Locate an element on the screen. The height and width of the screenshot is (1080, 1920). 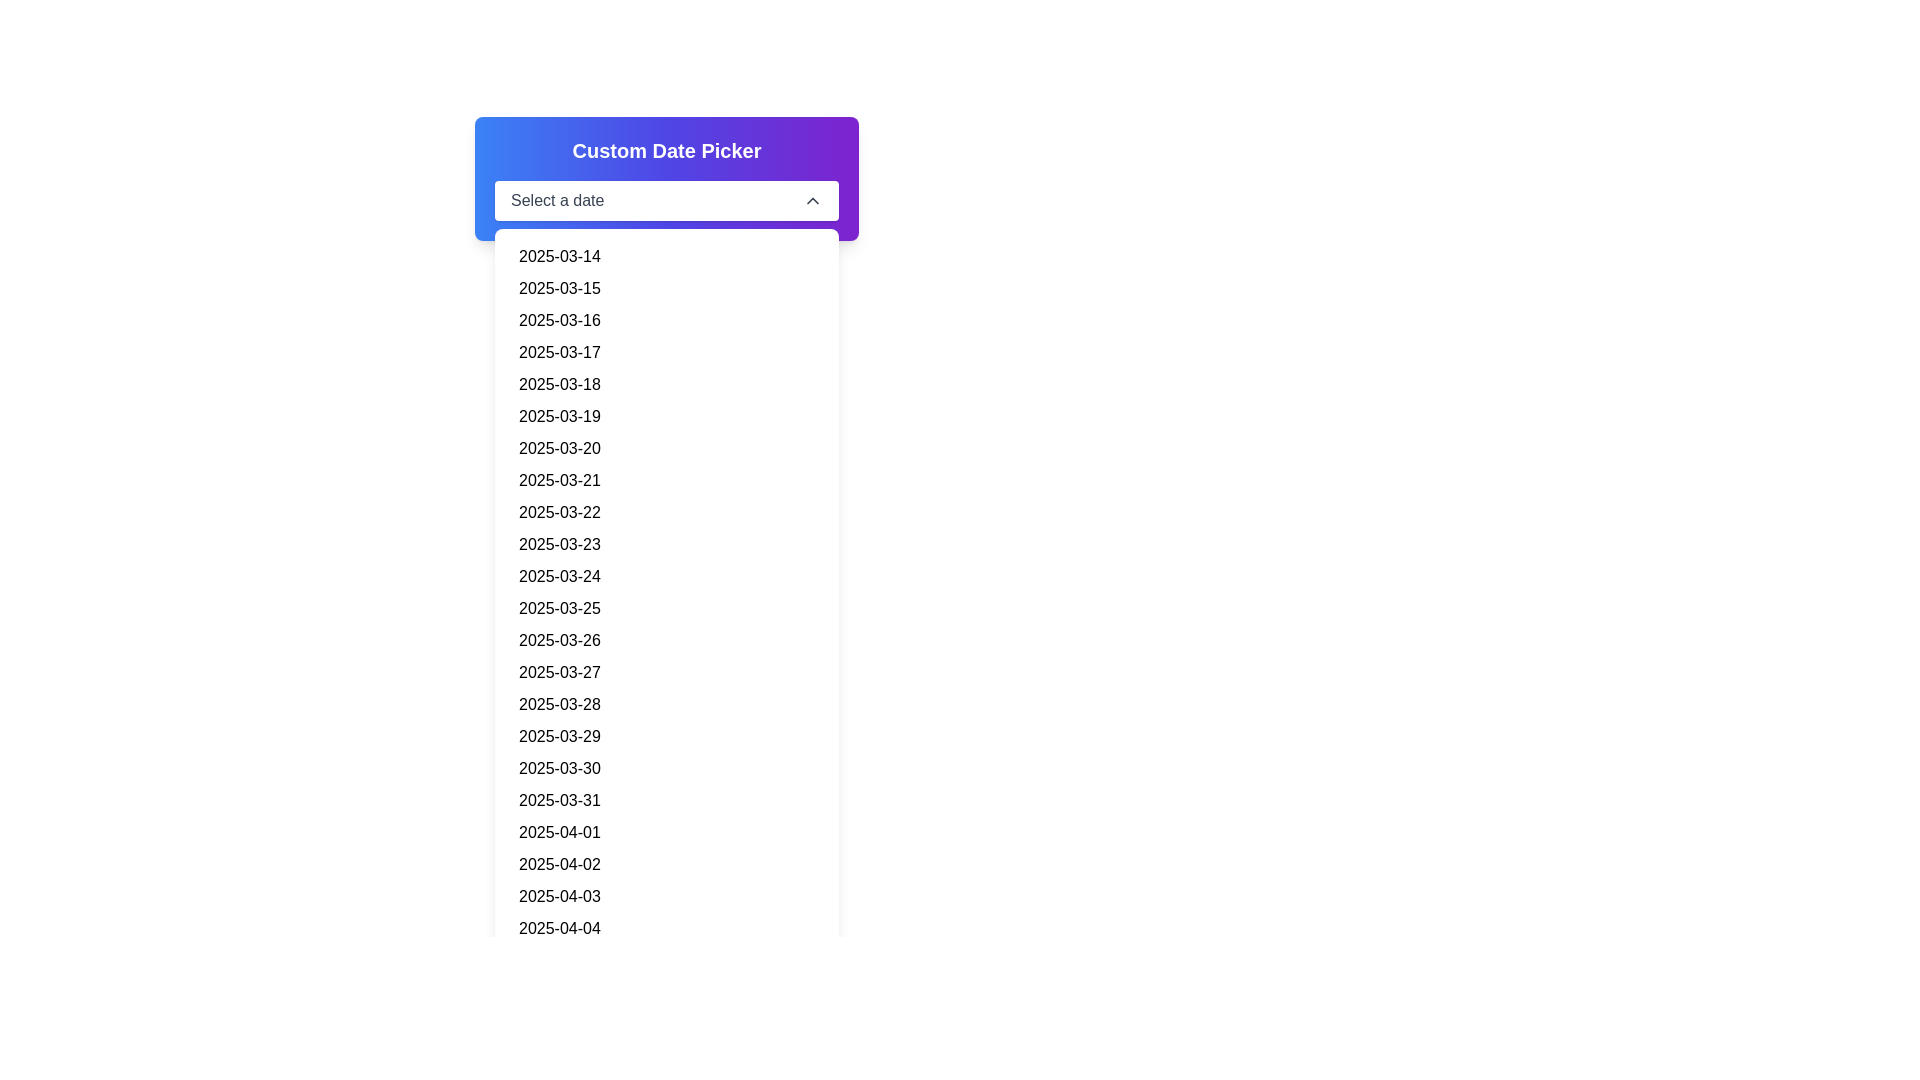
to select the date '2025-04-03' from the 20th item in the dropdown menu of the custom date picker interface is located at coordinates (667, 896).